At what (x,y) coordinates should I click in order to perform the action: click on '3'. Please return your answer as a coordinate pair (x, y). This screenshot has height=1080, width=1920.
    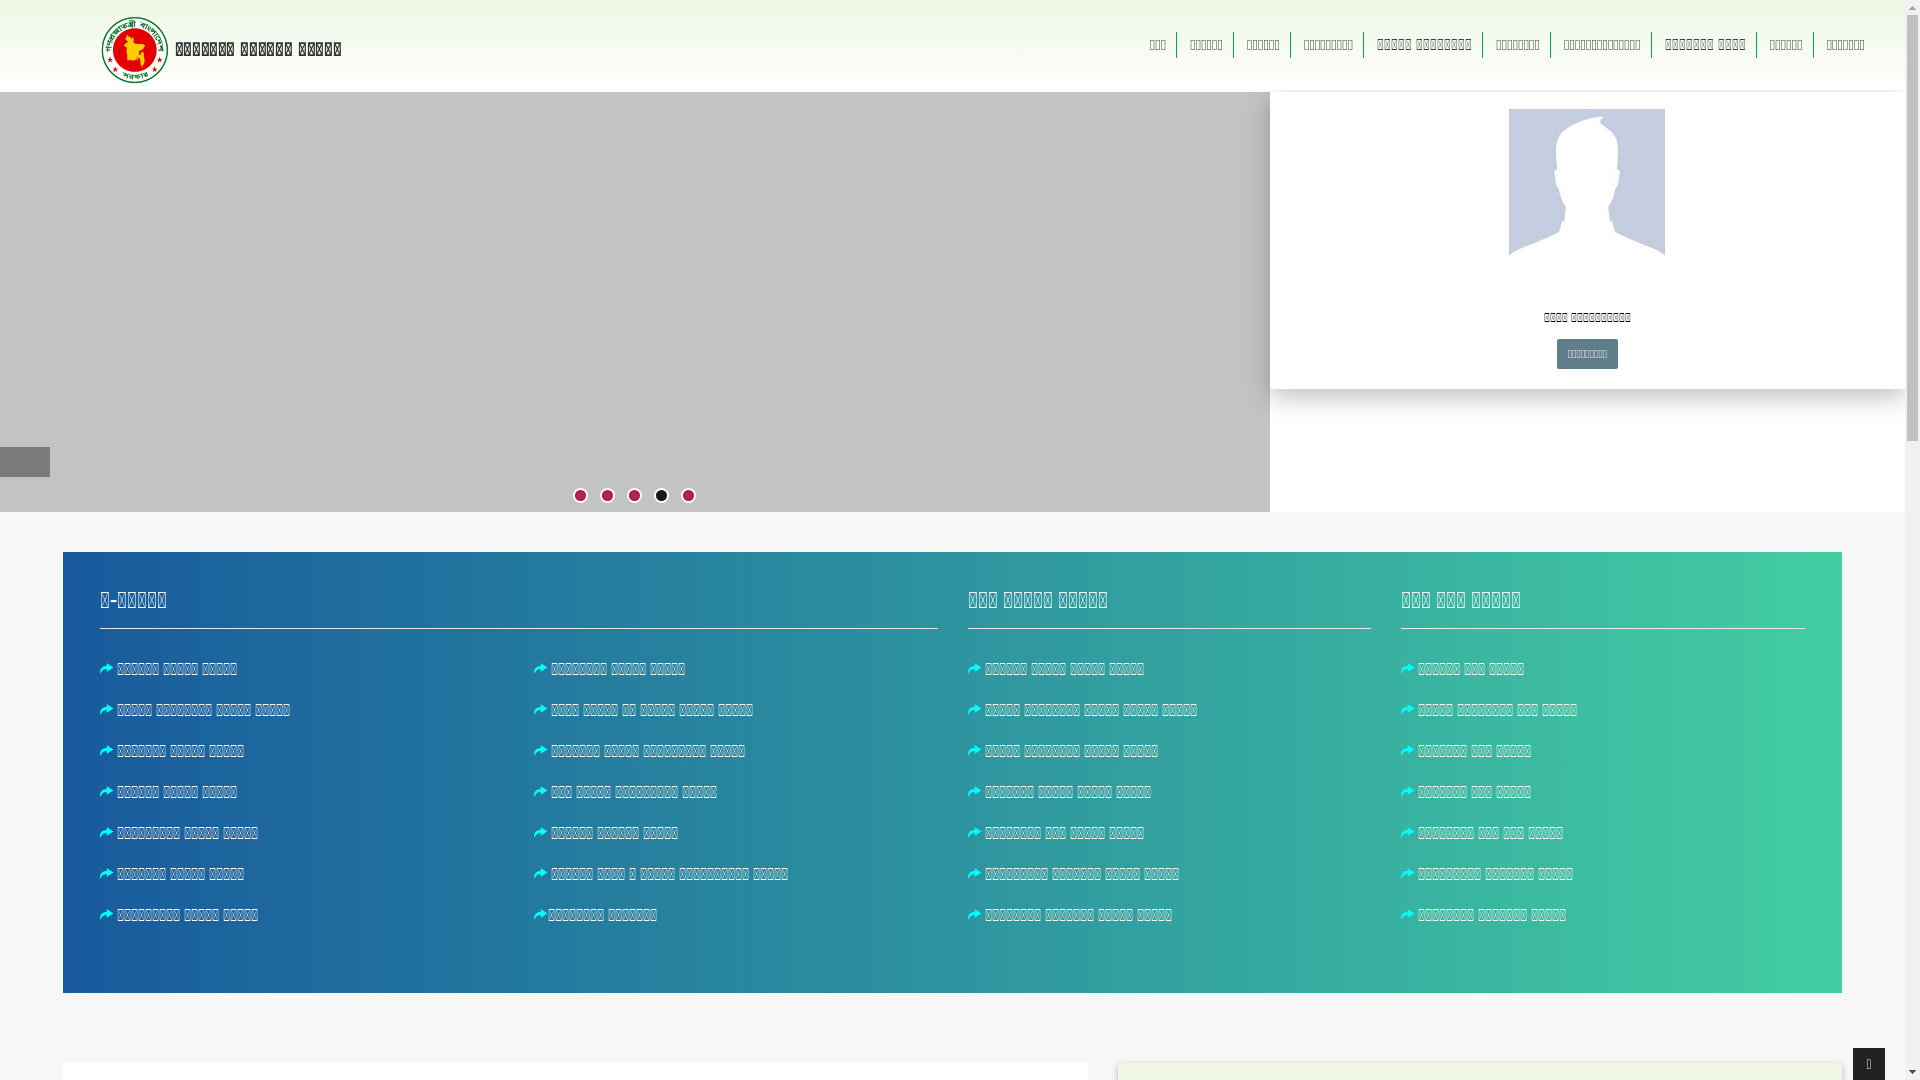
    Looking at the image, I should click on (633, 495).